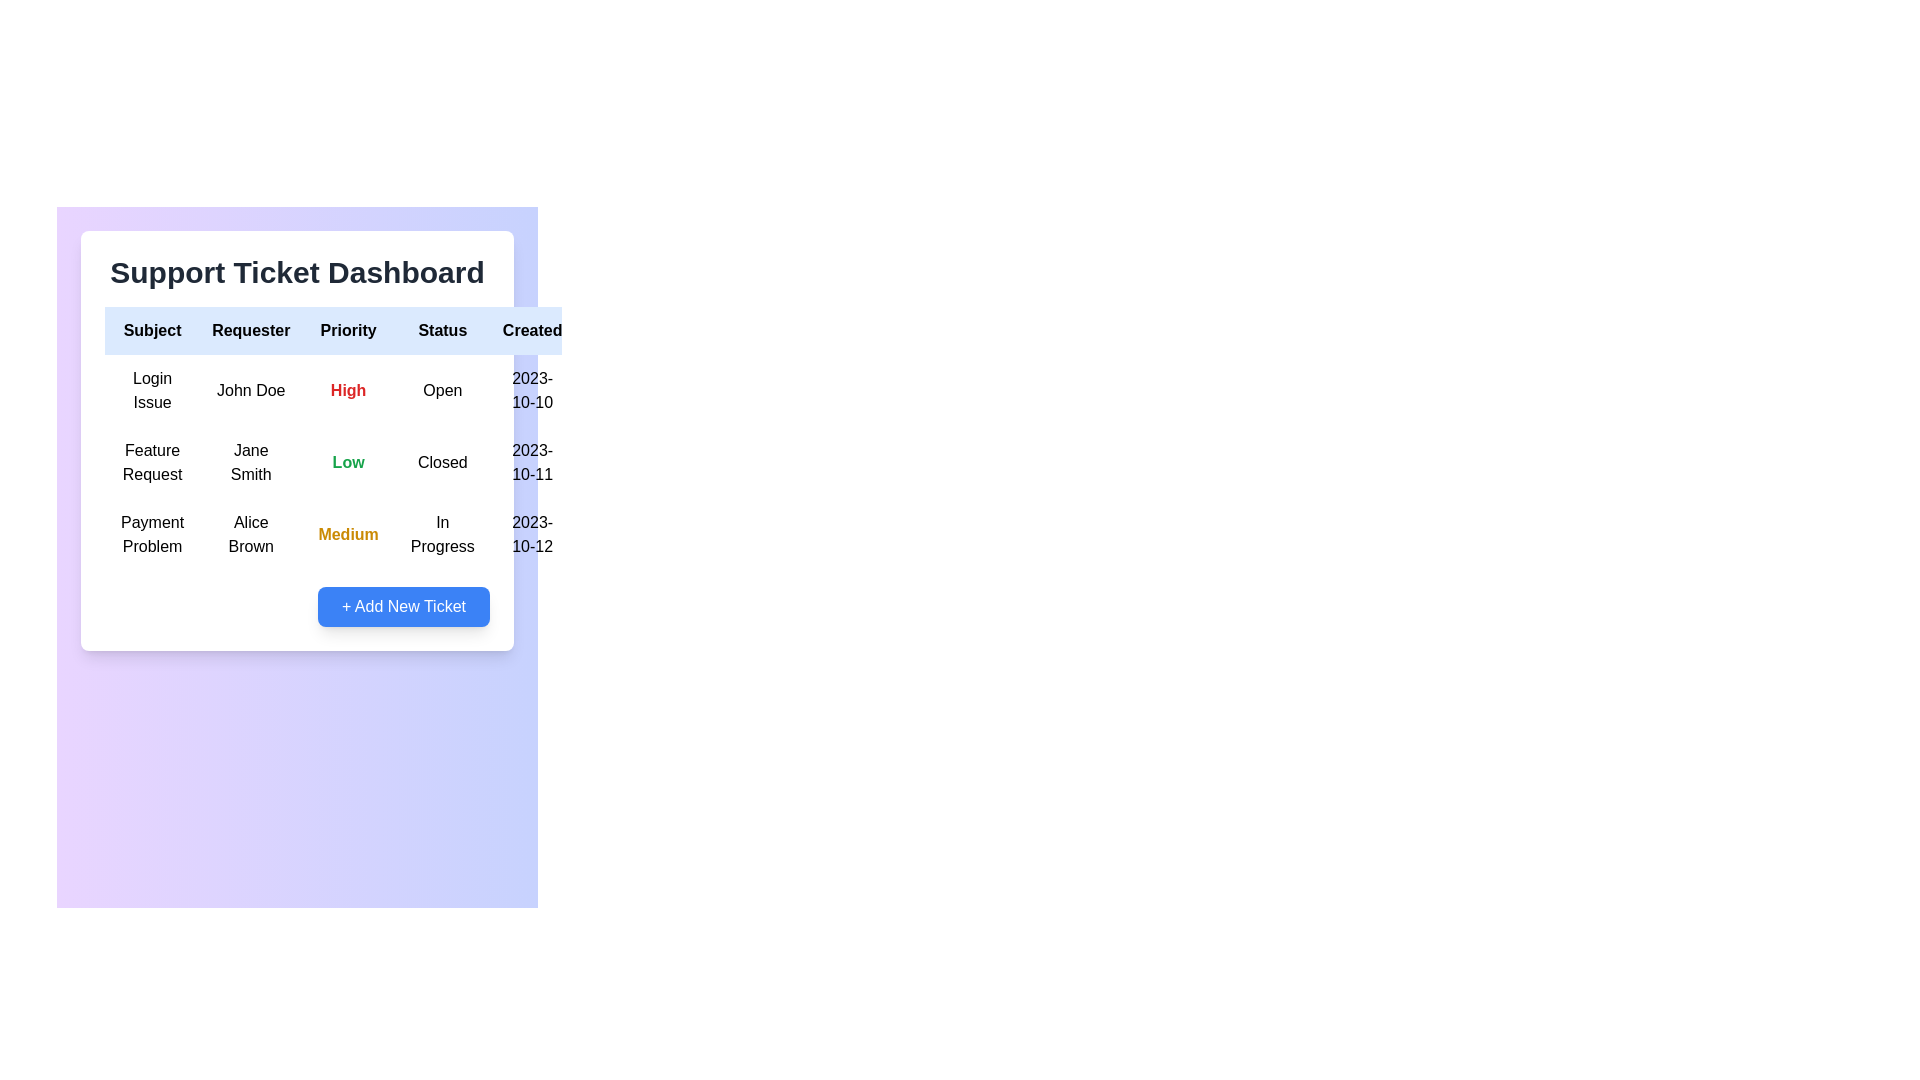 The image size is (1920, 1080). What do you see at coordinates (296, 605) in the screenshot?
I see `the 'Add New Ticket' button located in the bottom-right section of the 'Support Ticket Dashboard'` at bounding box center [296, 605].